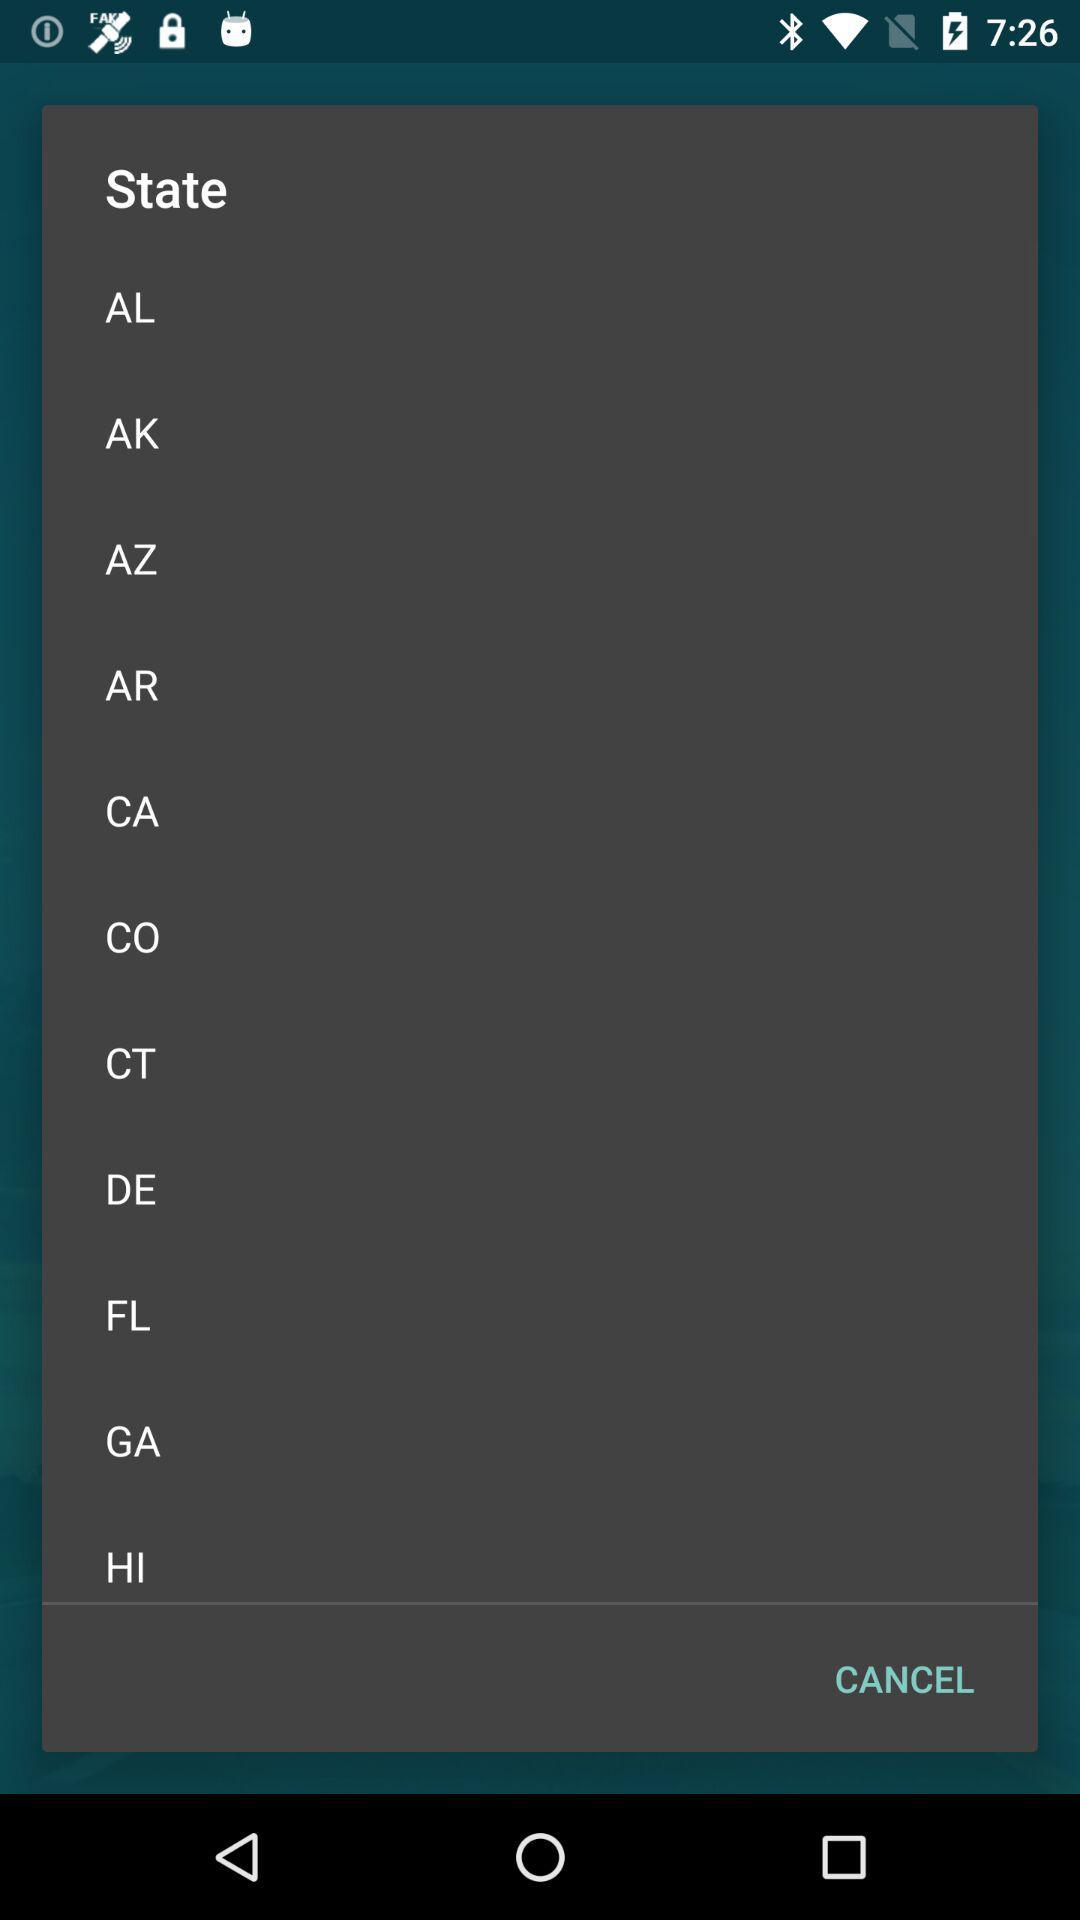 The image size is (1080, 1920). Describe the element at coordinates (540, 305) in the screenshot. I see `icon above ak` at that location.